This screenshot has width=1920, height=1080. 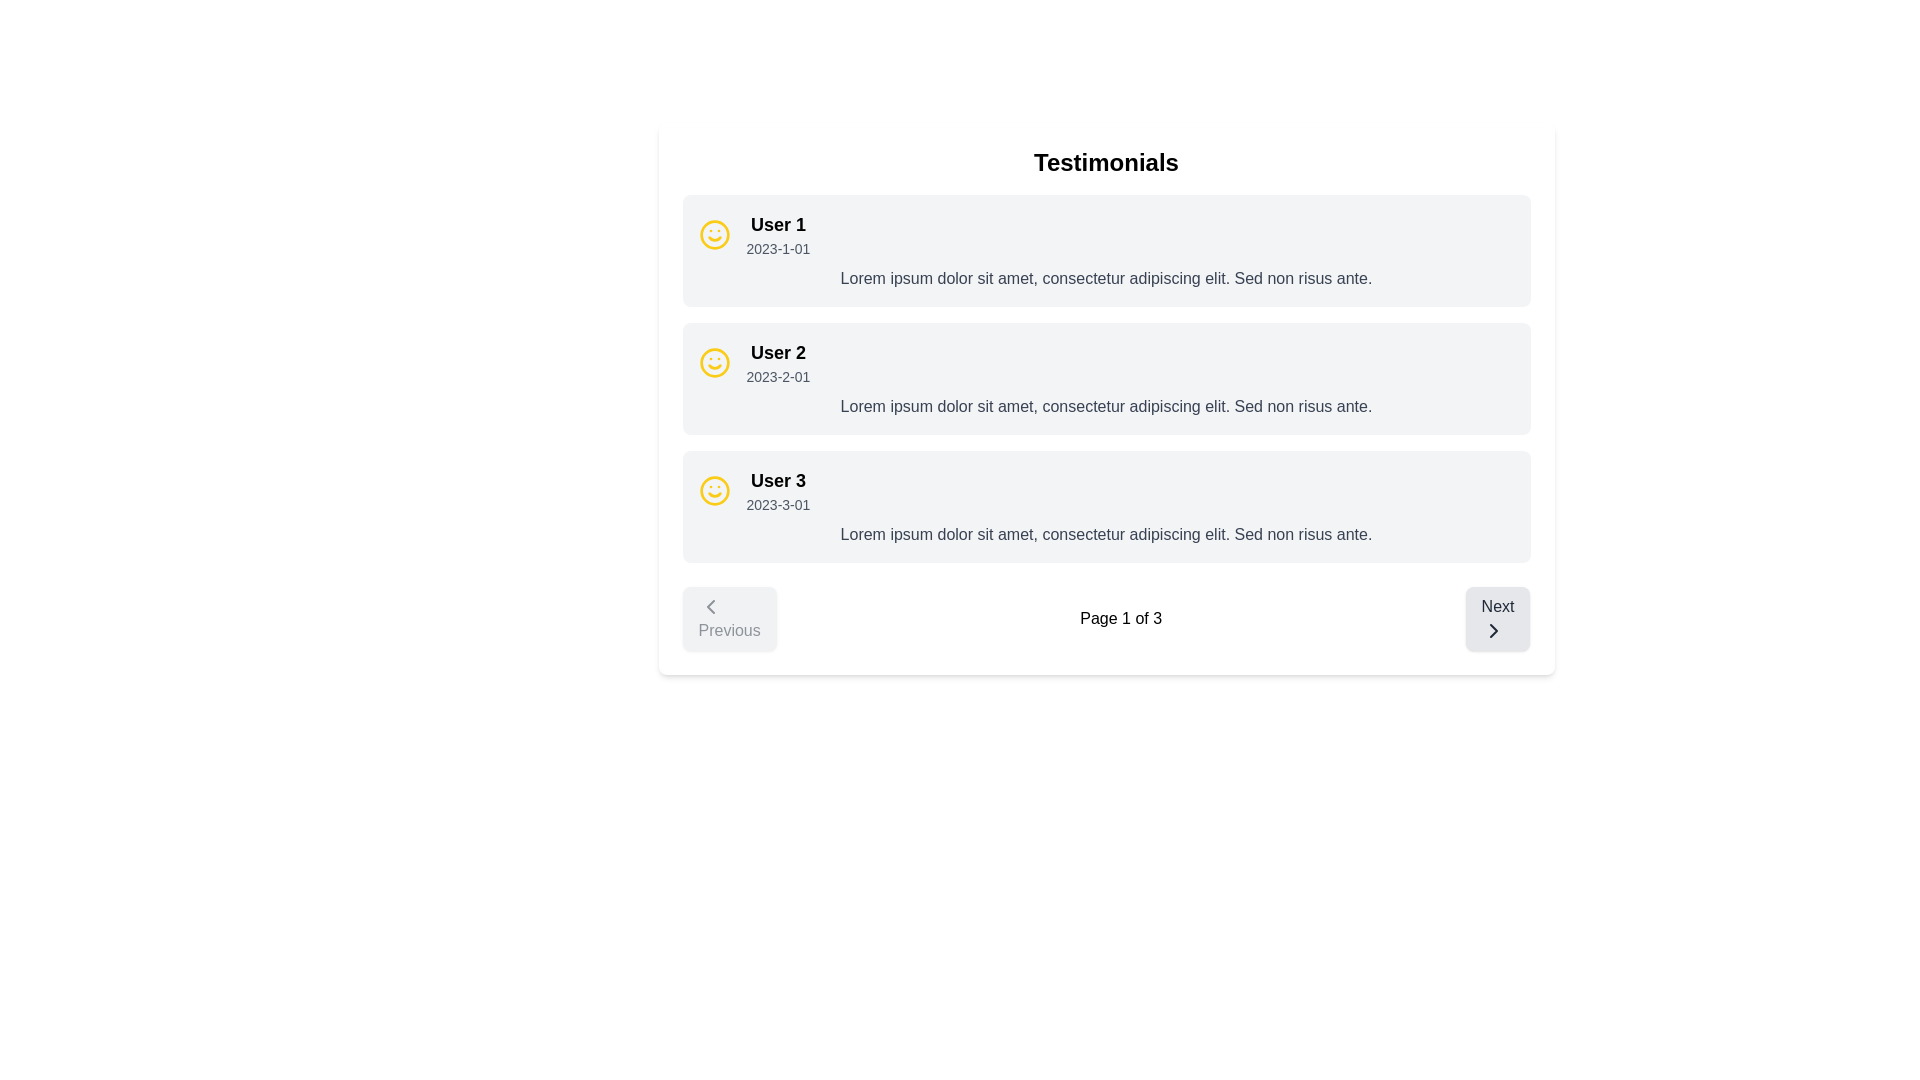 What do you see at coordinates (714, 362) in the screenshot?
I see `the circular outline of the smiley face icon associated with 'User 2' in the testimonials list` at bounding box center [714, 362].